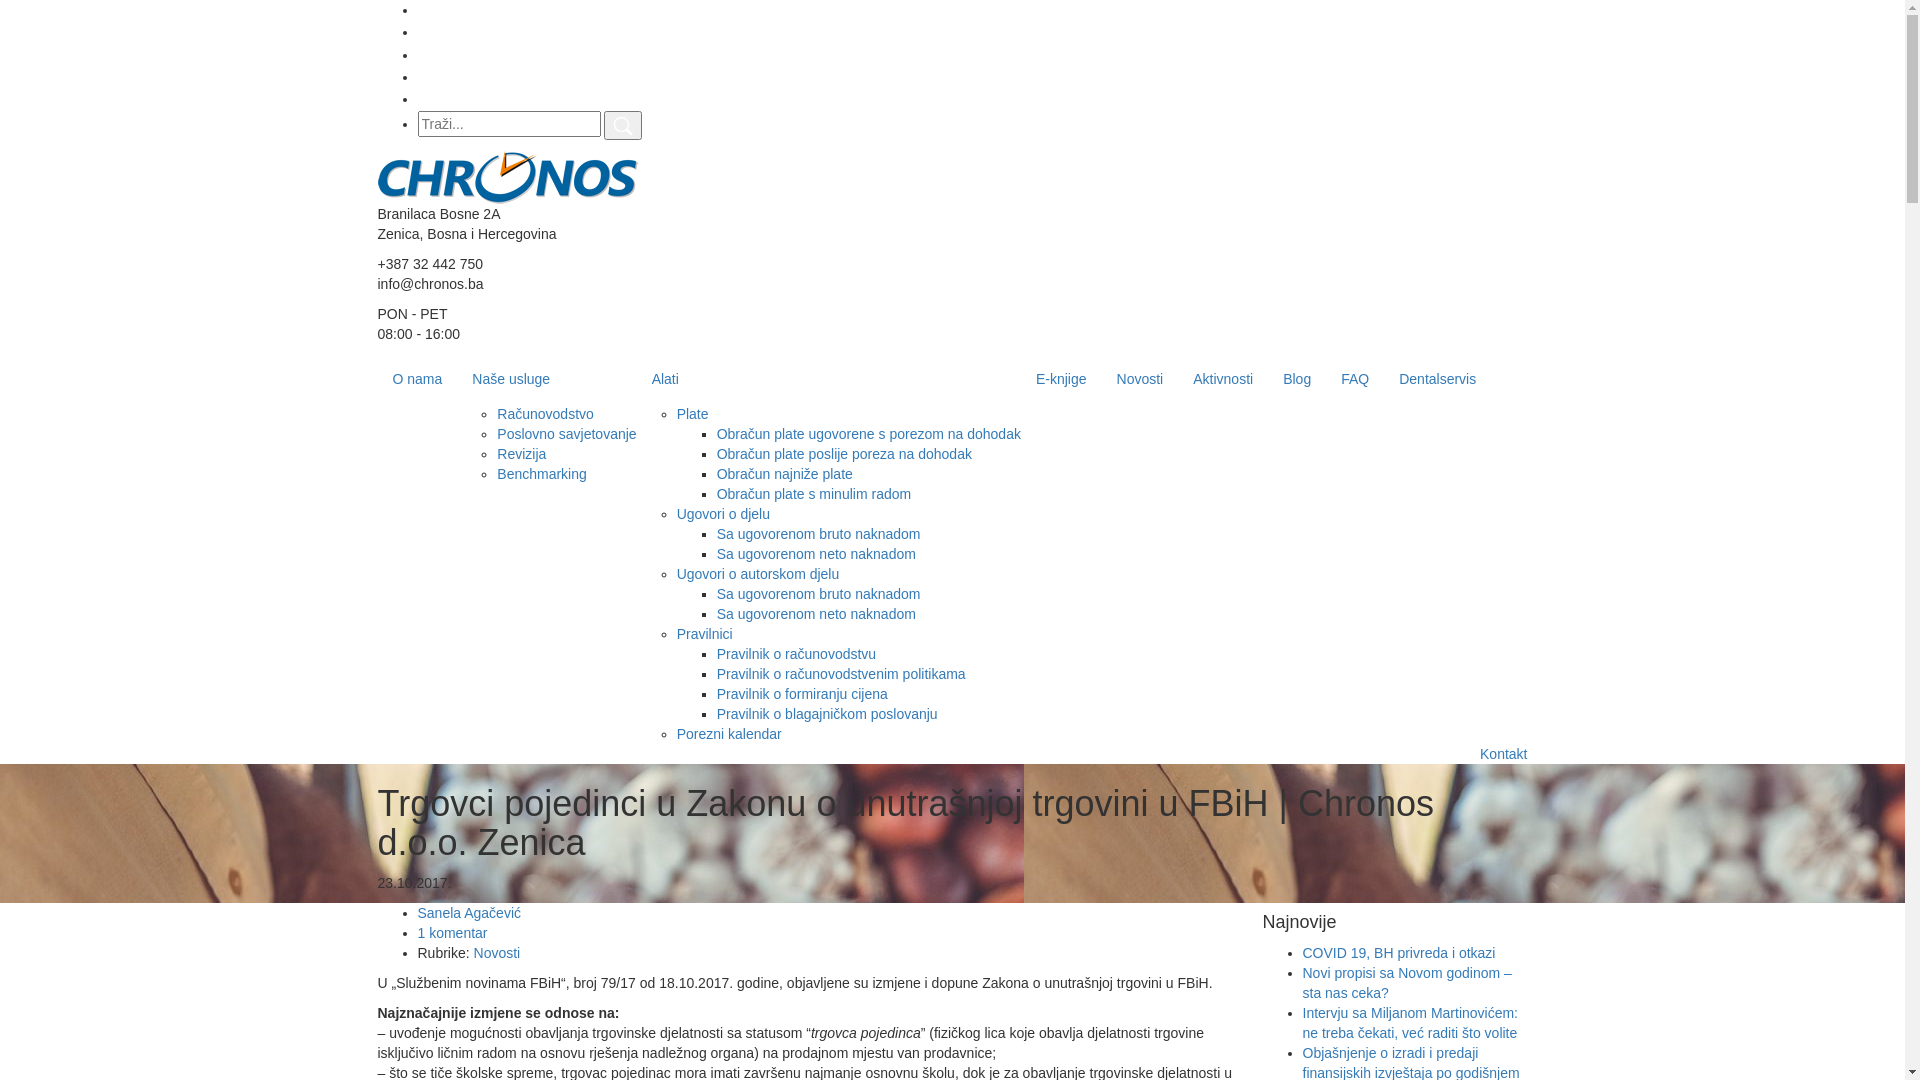  Describe the element at coordinates (692, 412) in the screenshot. I see `'Plate'` at that location.